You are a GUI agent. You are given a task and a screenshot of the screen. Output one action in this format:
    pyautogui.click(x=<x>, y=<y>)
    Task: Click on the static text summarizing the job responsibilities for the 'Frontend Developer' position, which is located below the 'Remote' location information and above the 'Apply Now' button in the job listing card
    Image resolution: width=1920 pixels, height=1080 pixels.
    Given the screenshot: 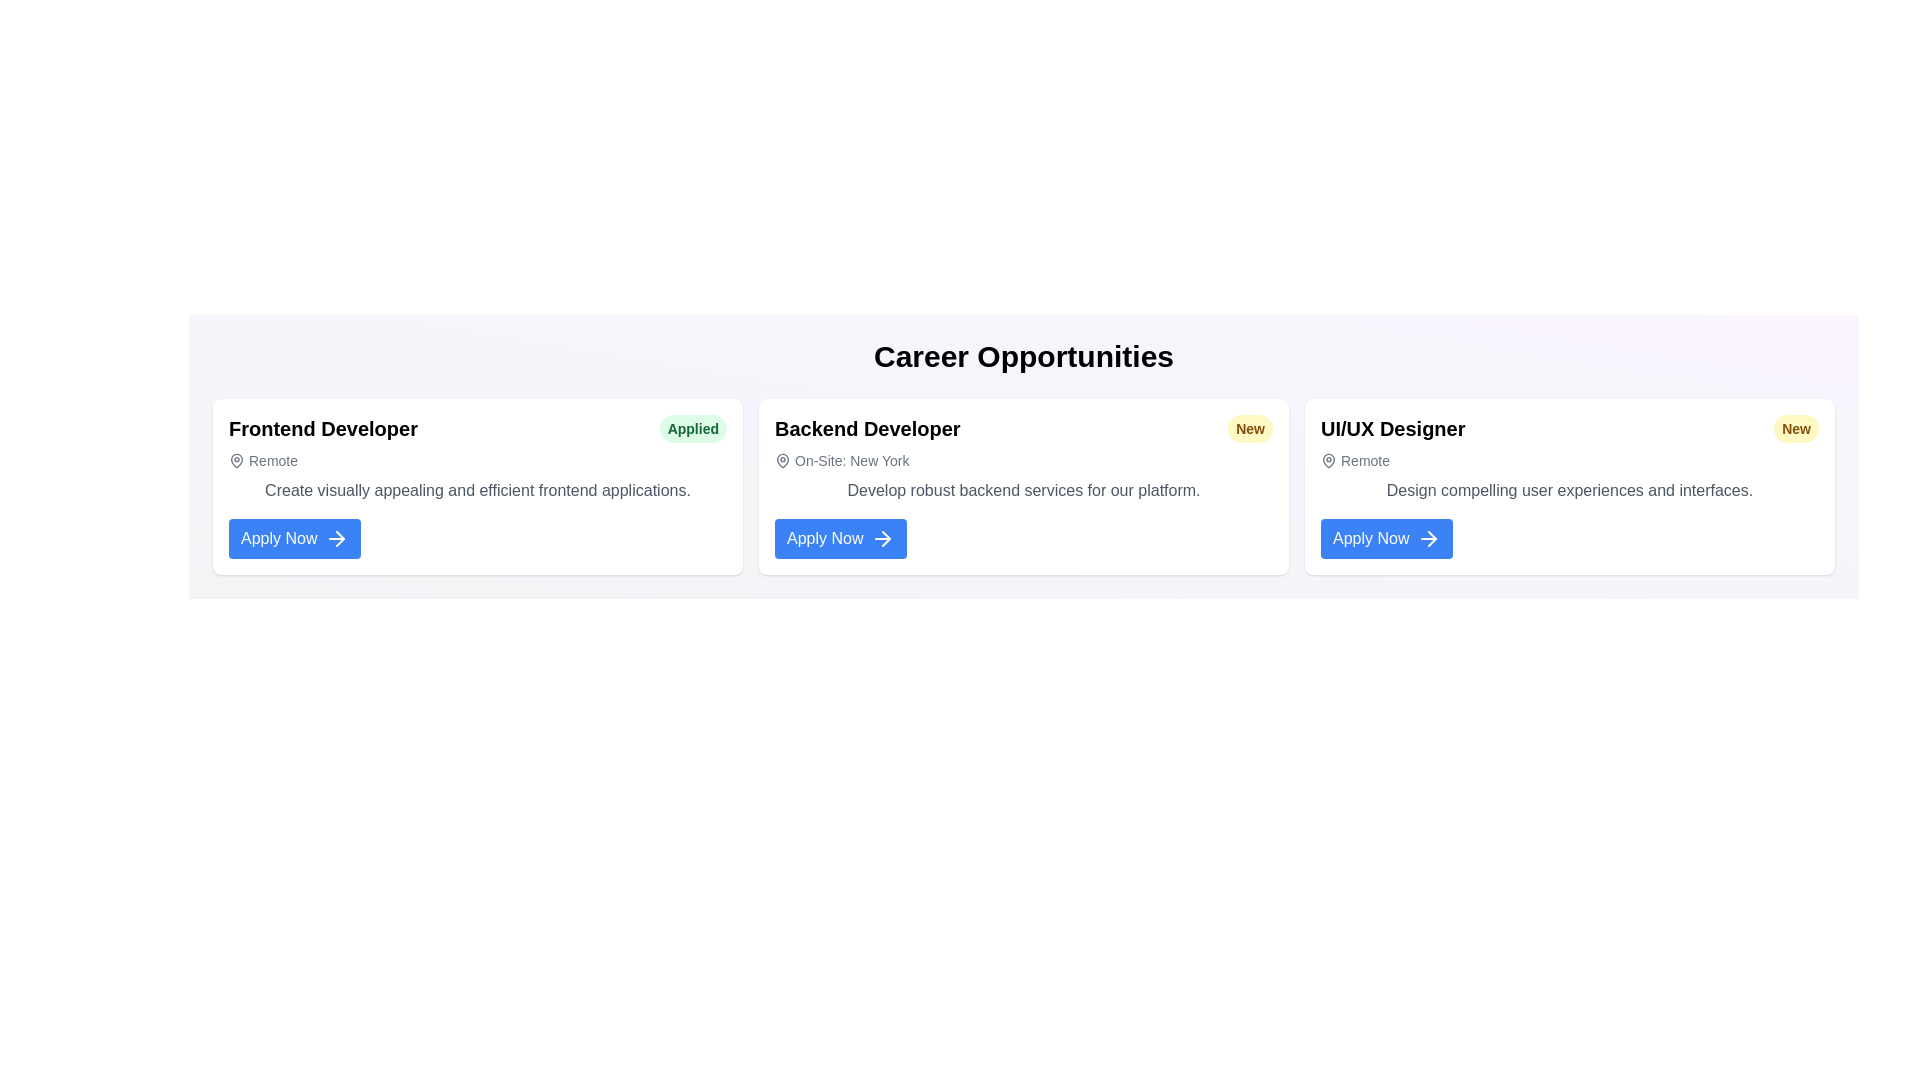 What is the action you would take?
    pyautogui.click(x=477, y=490)
    